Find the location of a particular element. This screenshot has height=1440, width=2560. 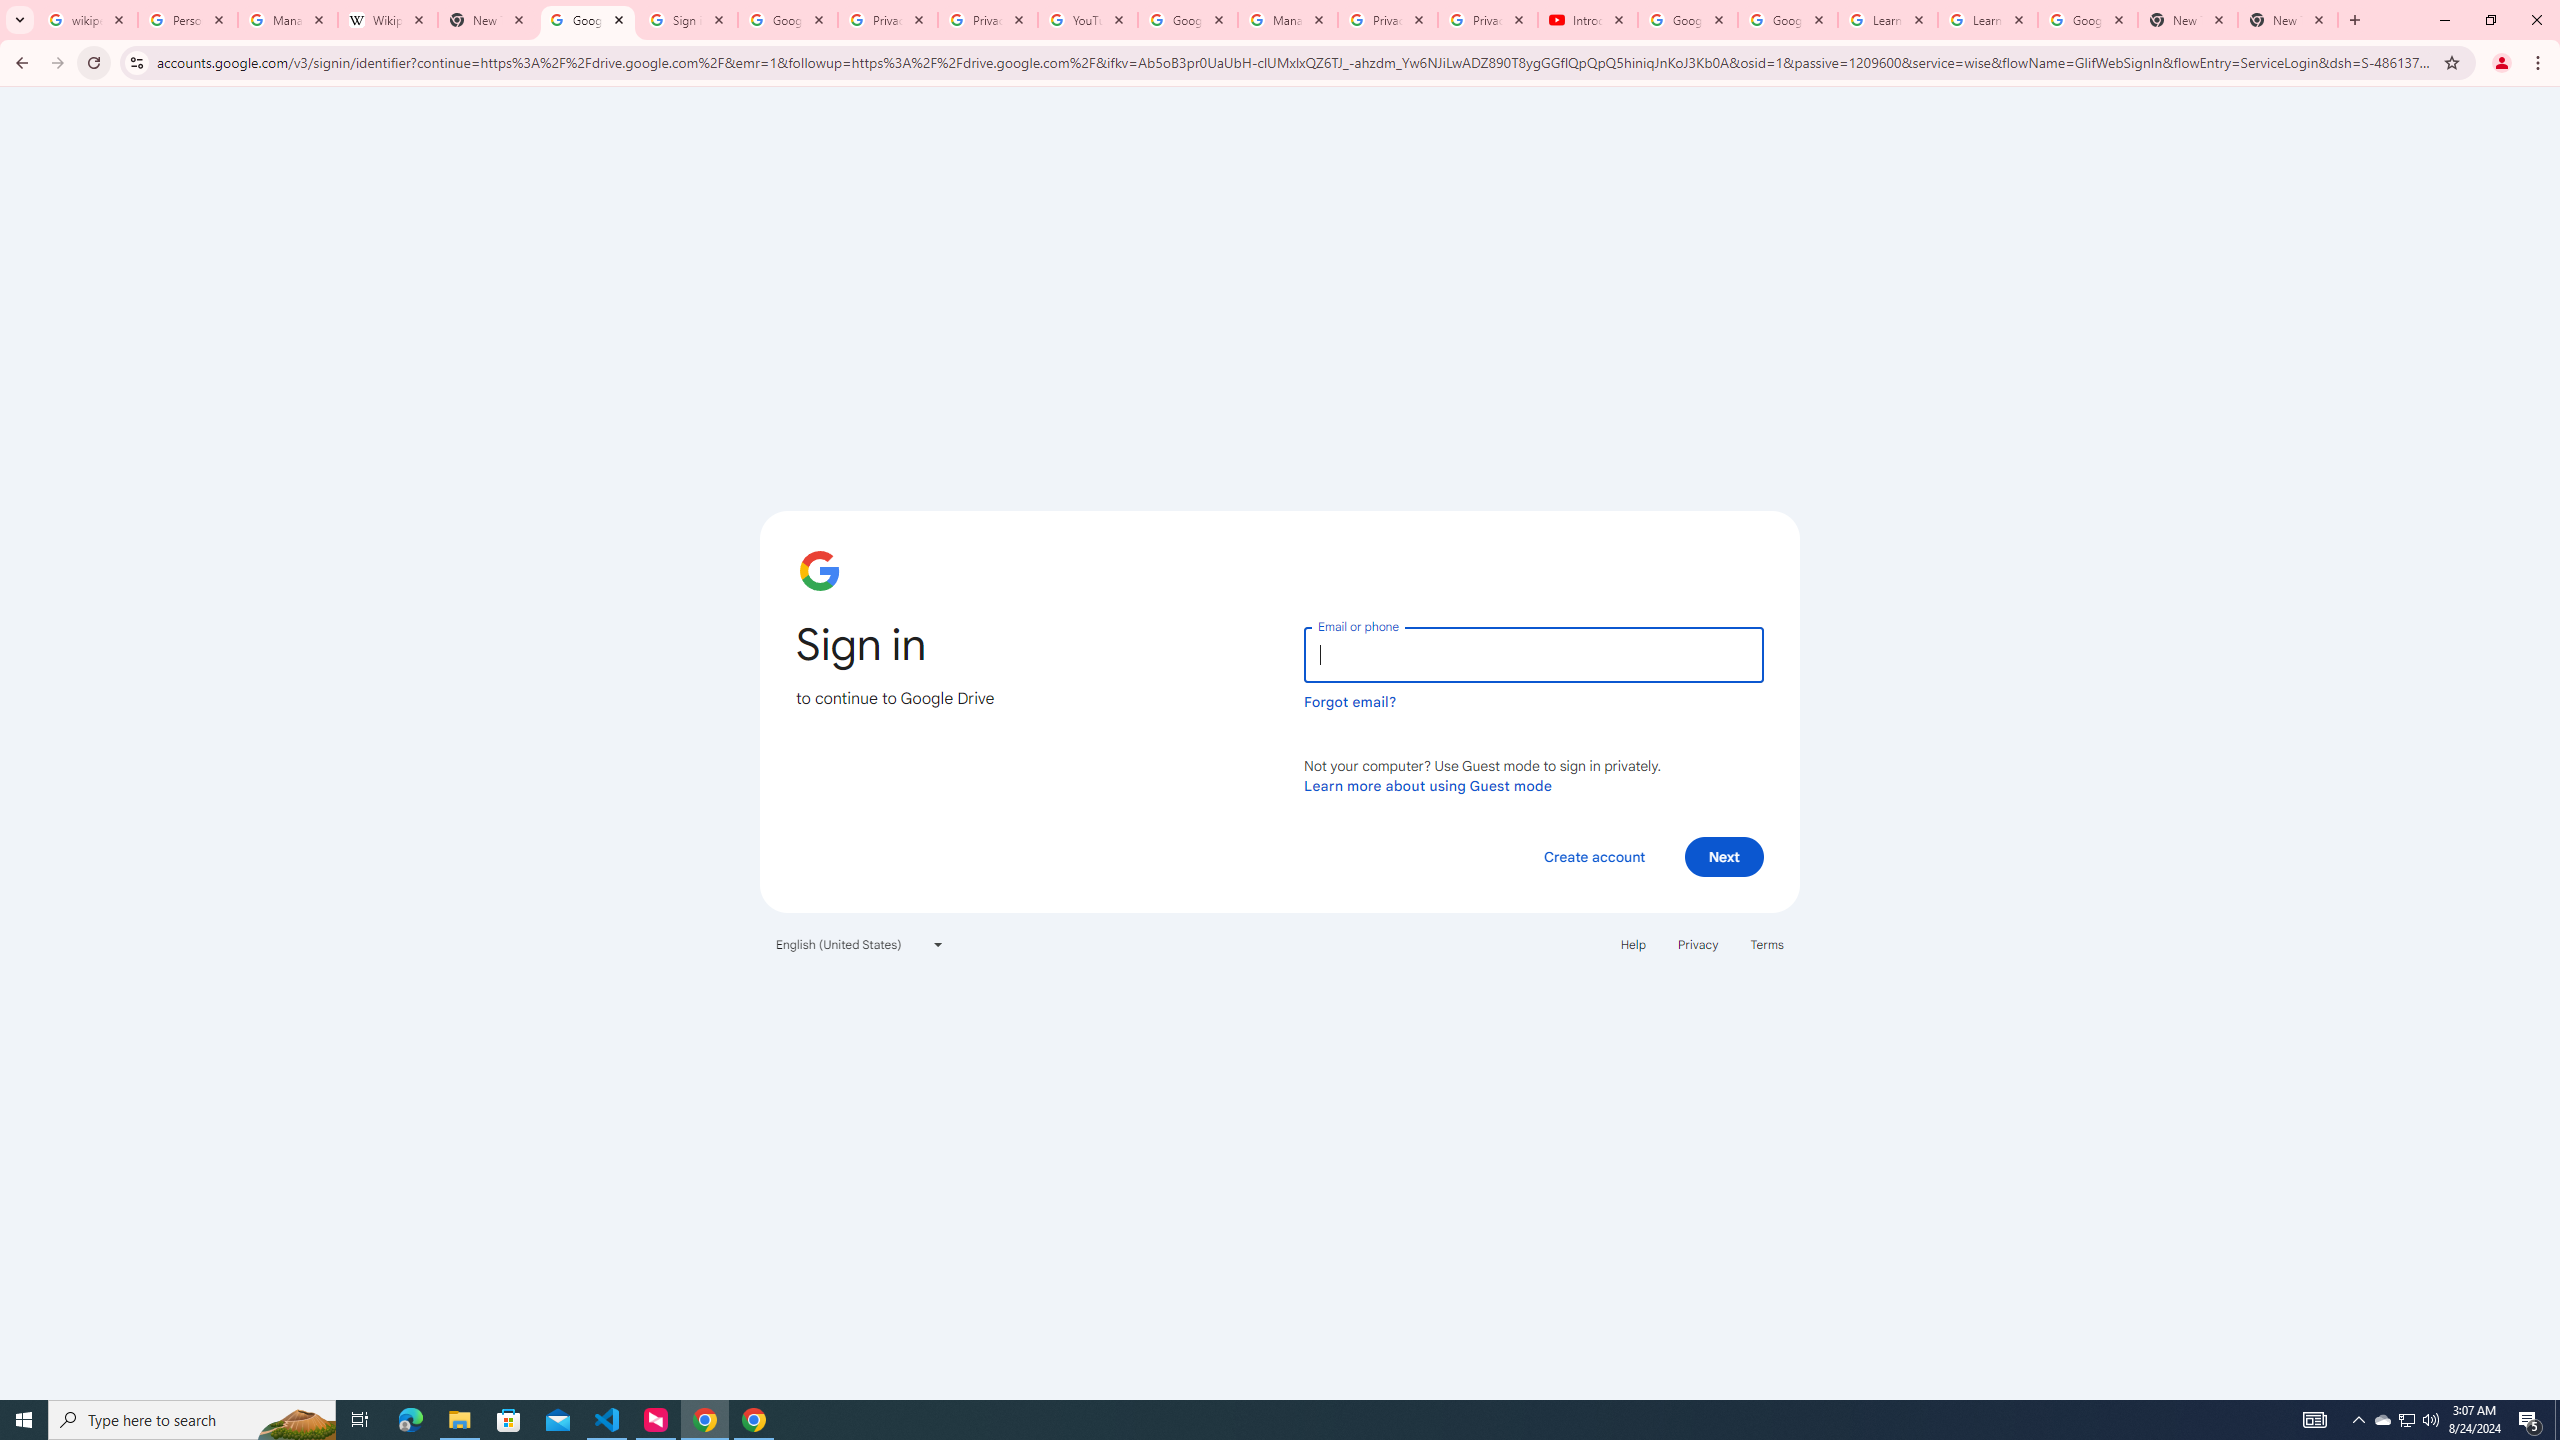

'Learn more about using Guest mode' is located at coordinates (1427, 785).